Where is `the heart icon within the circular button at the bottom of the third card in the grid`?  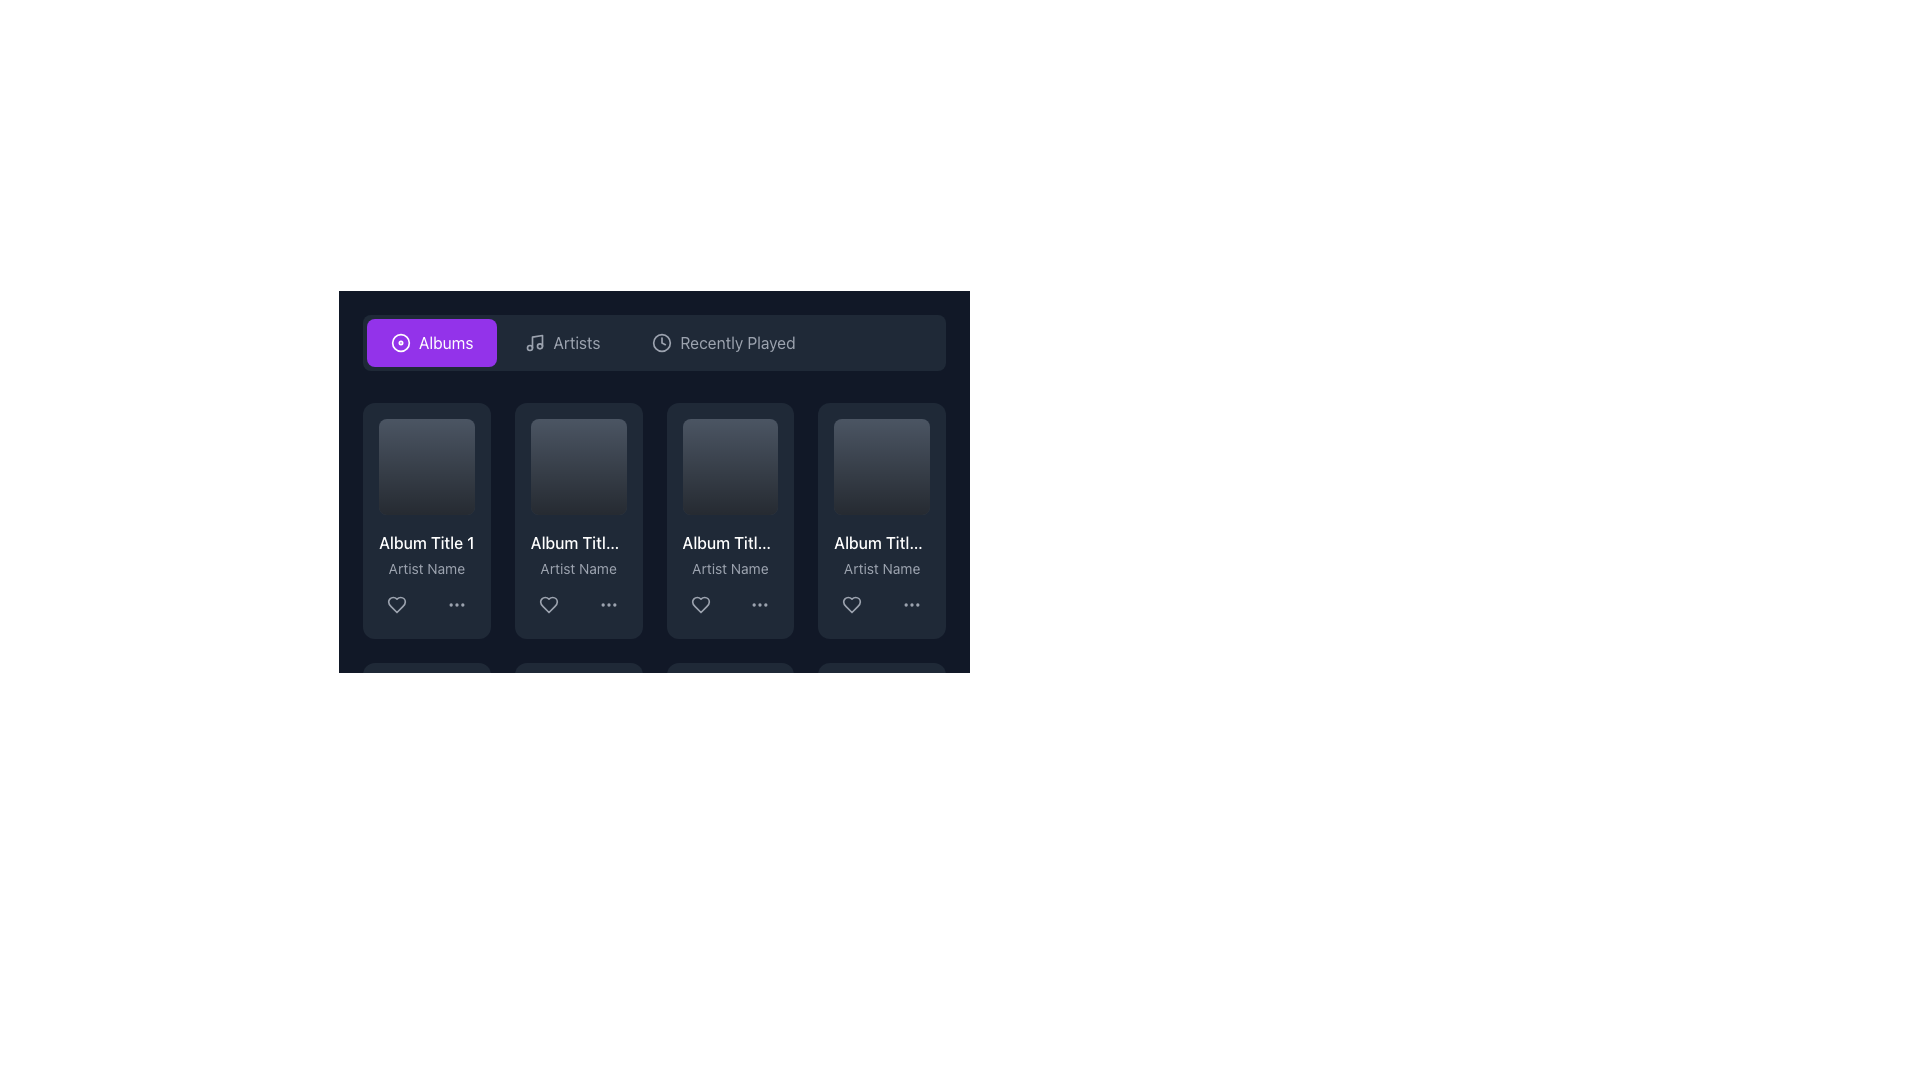
the heart icon within the circular button at the bottom of the third card in the grid is located at coordinates (700, 603).